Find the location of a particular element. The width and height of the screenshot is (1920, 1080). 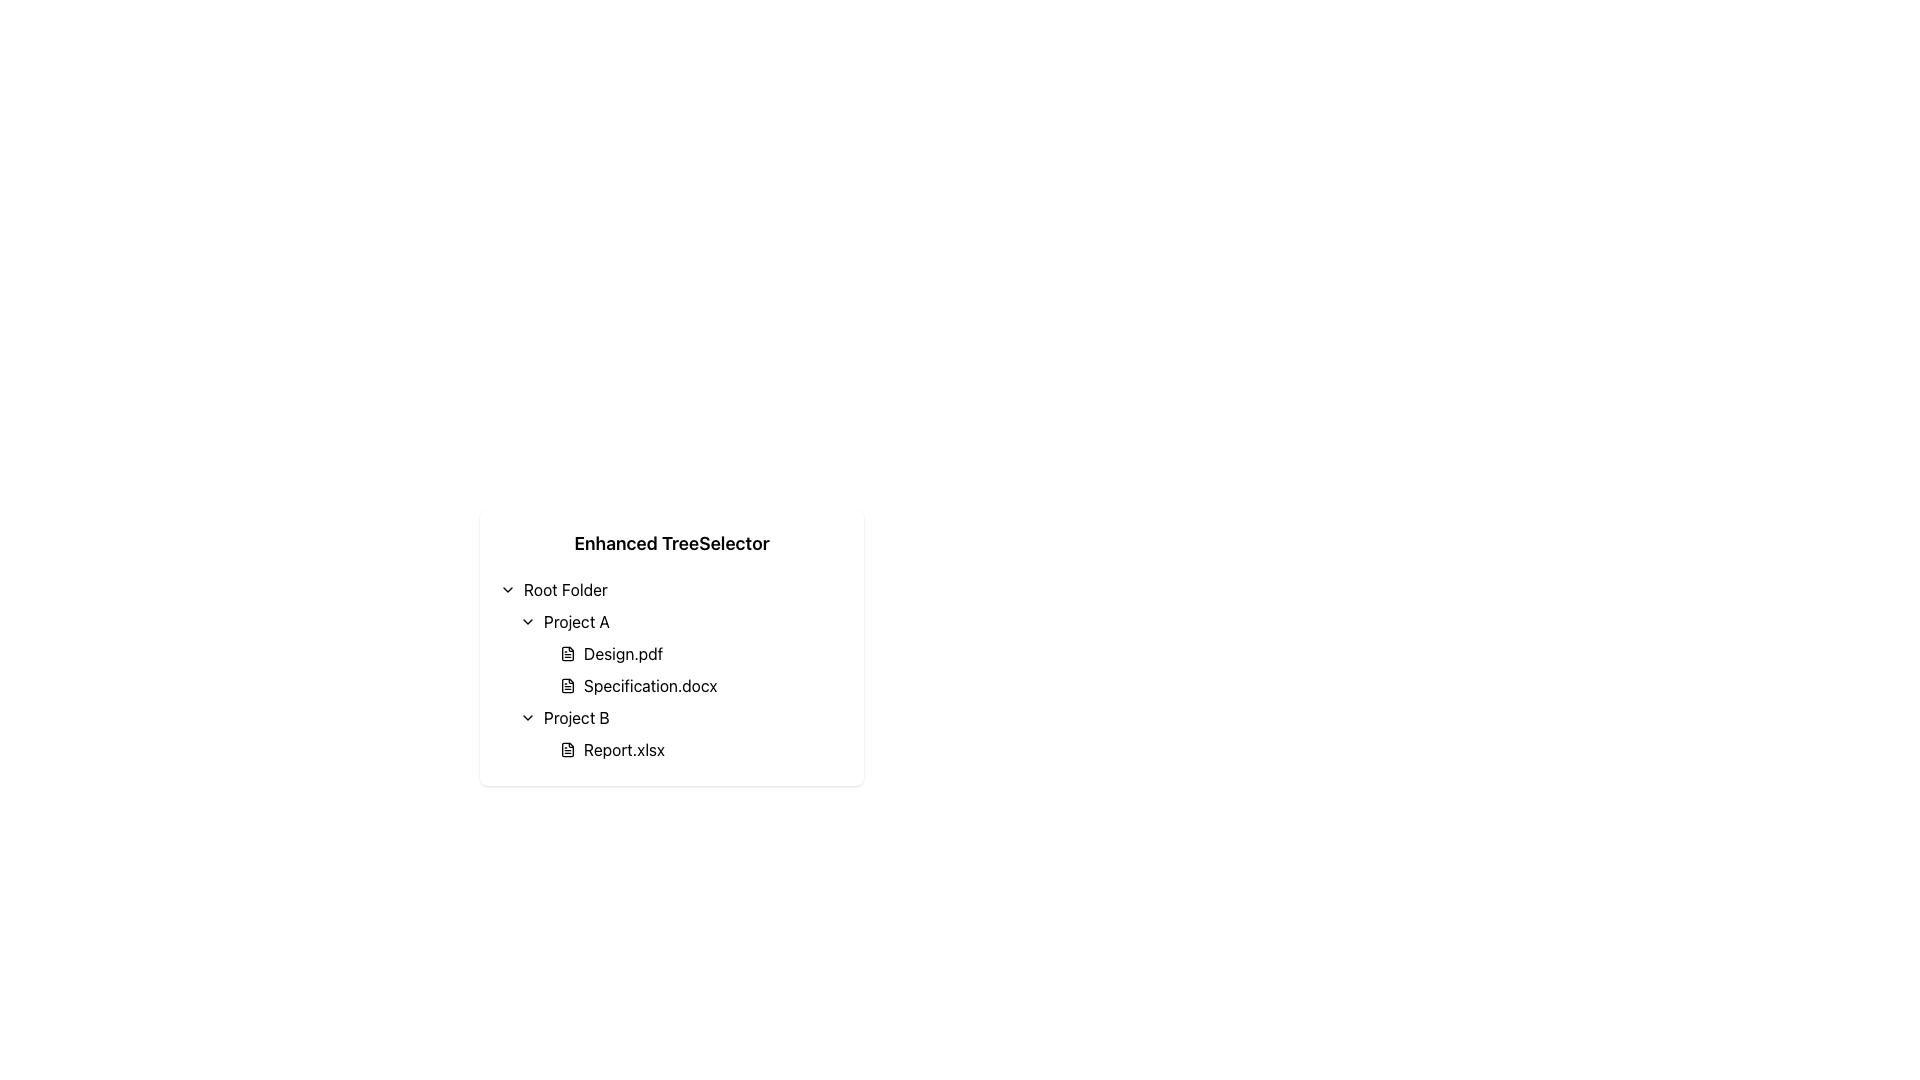

the downward arrow icon next to 'Project B' is located at coordinates (528, 716).